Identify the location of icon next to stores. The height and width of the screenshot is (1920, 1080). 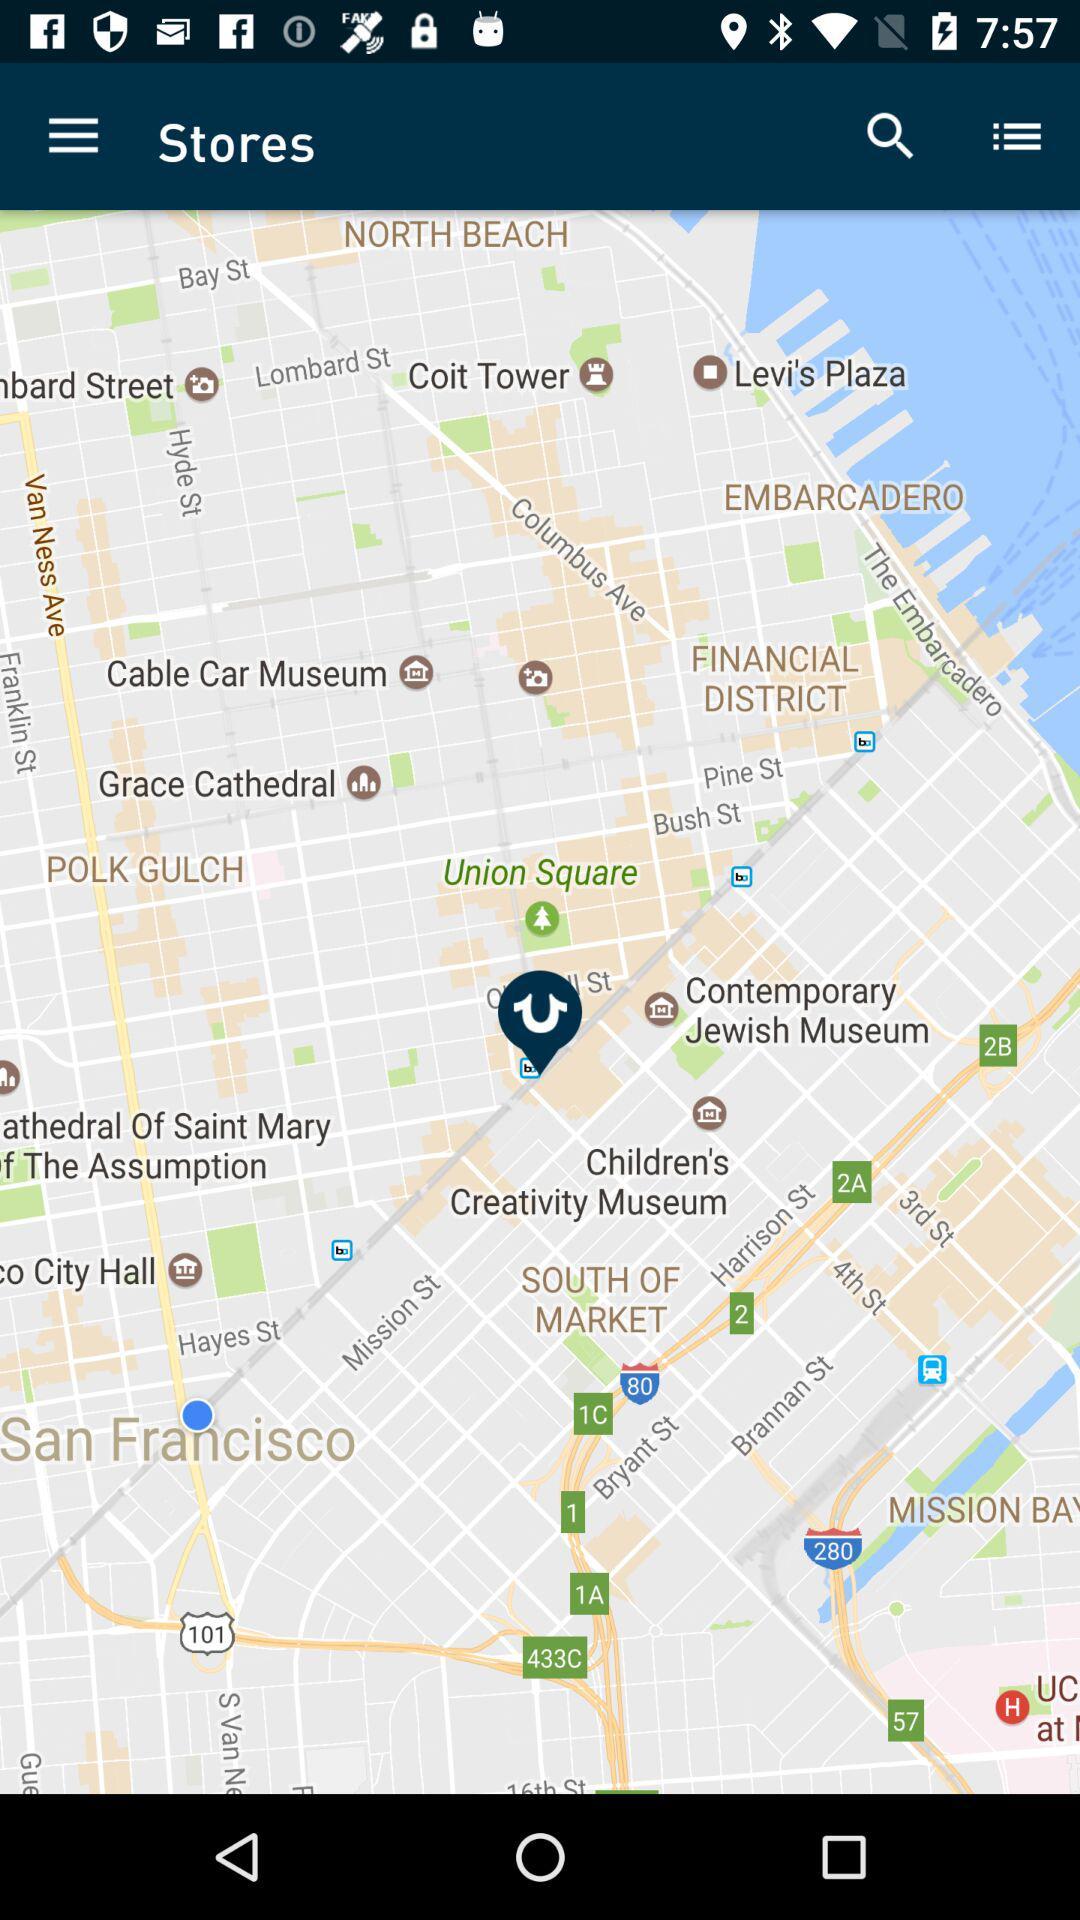
(72, 135).